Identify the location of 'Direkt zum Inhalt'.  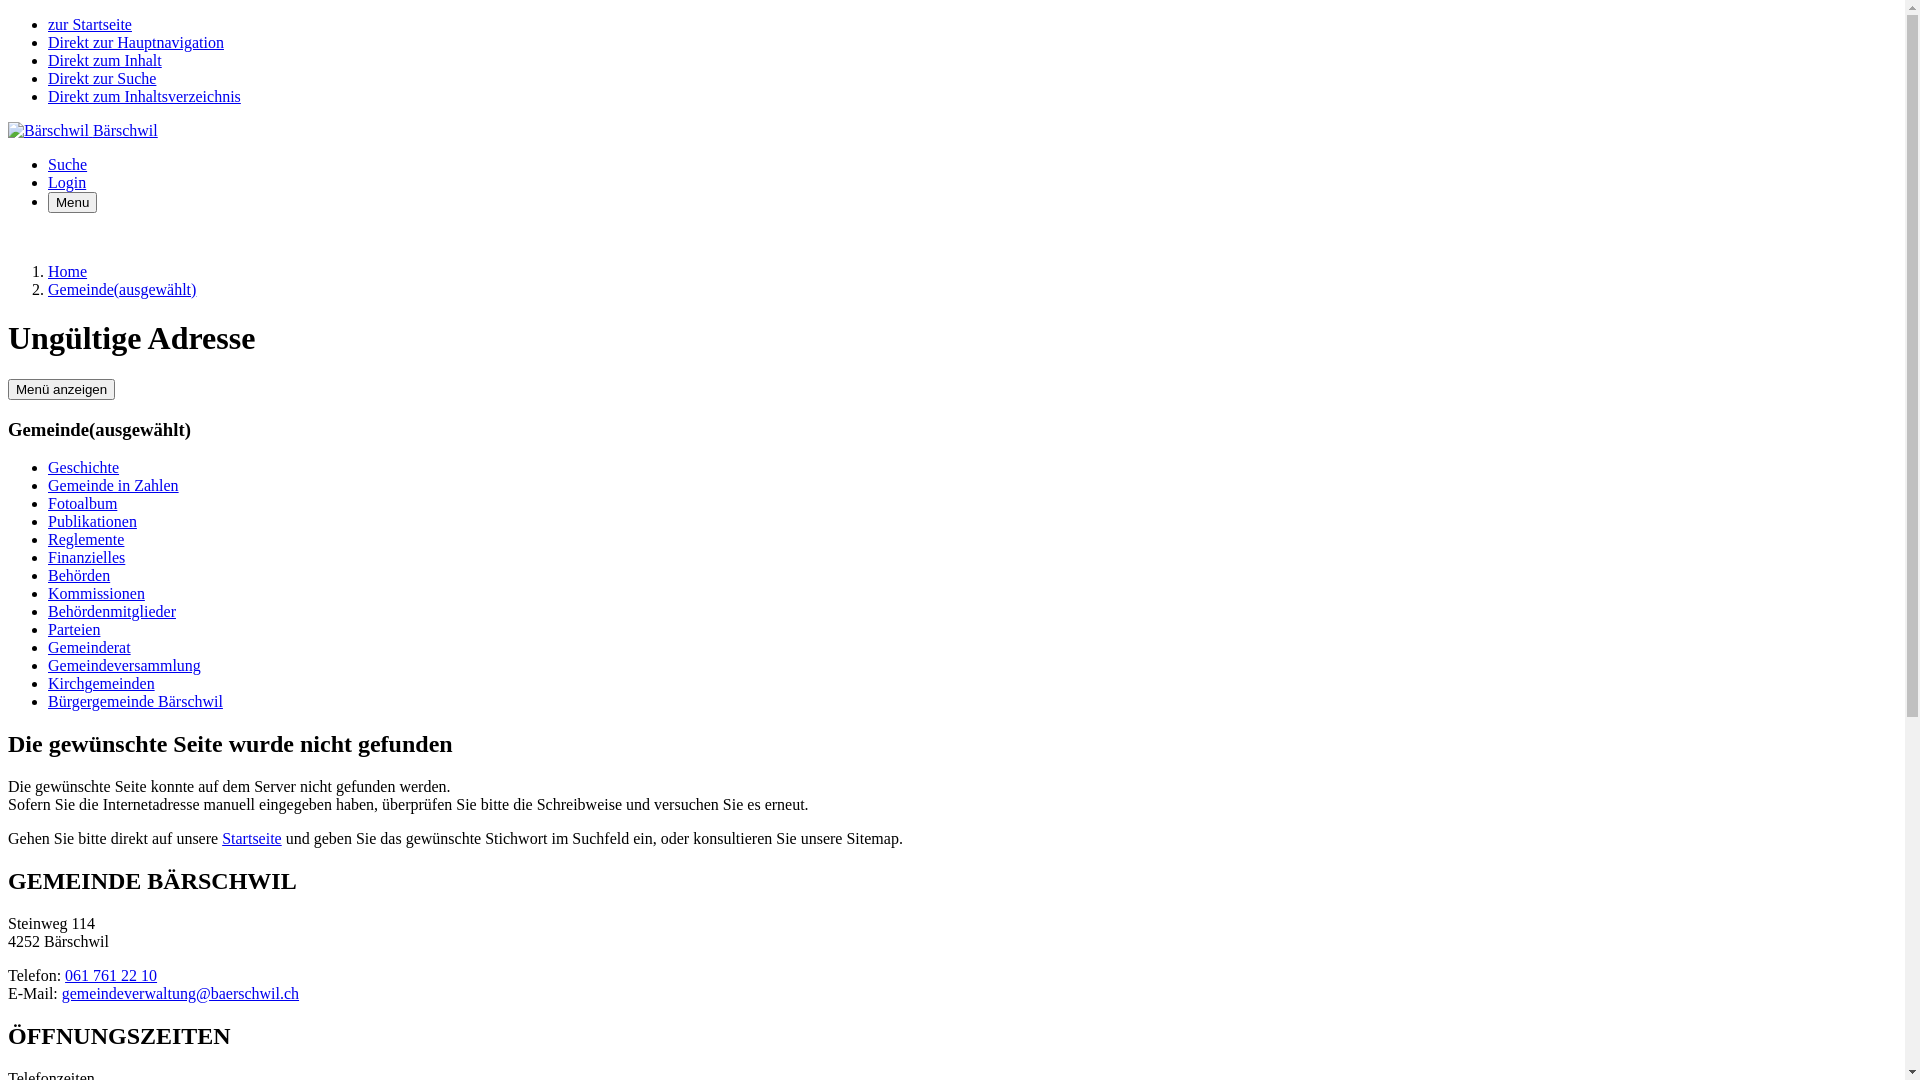
(104, 59).